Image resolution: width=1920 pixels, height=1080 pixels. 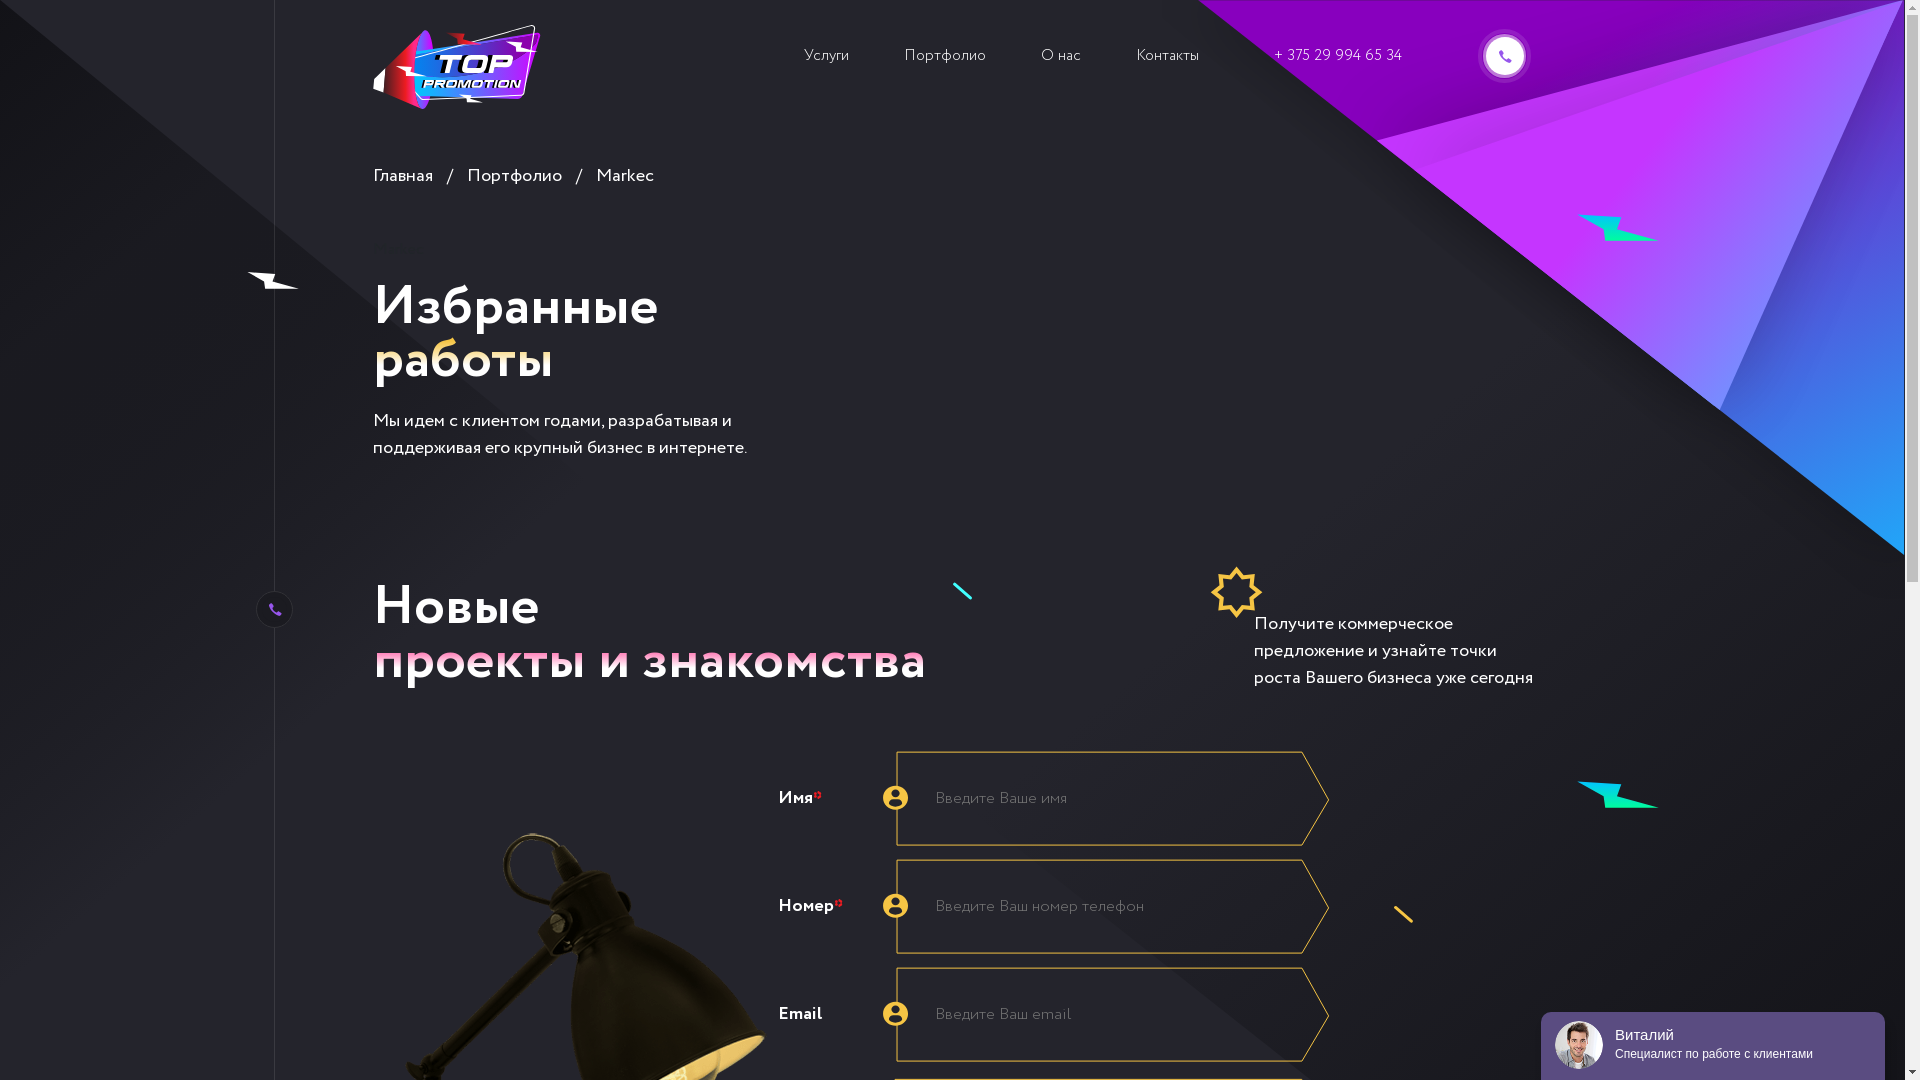 What do you see at coordinates (1338, 55) in the screenshot?
I see `'+ 375 29 994 65 34'` at bounding box center [1338, 55].